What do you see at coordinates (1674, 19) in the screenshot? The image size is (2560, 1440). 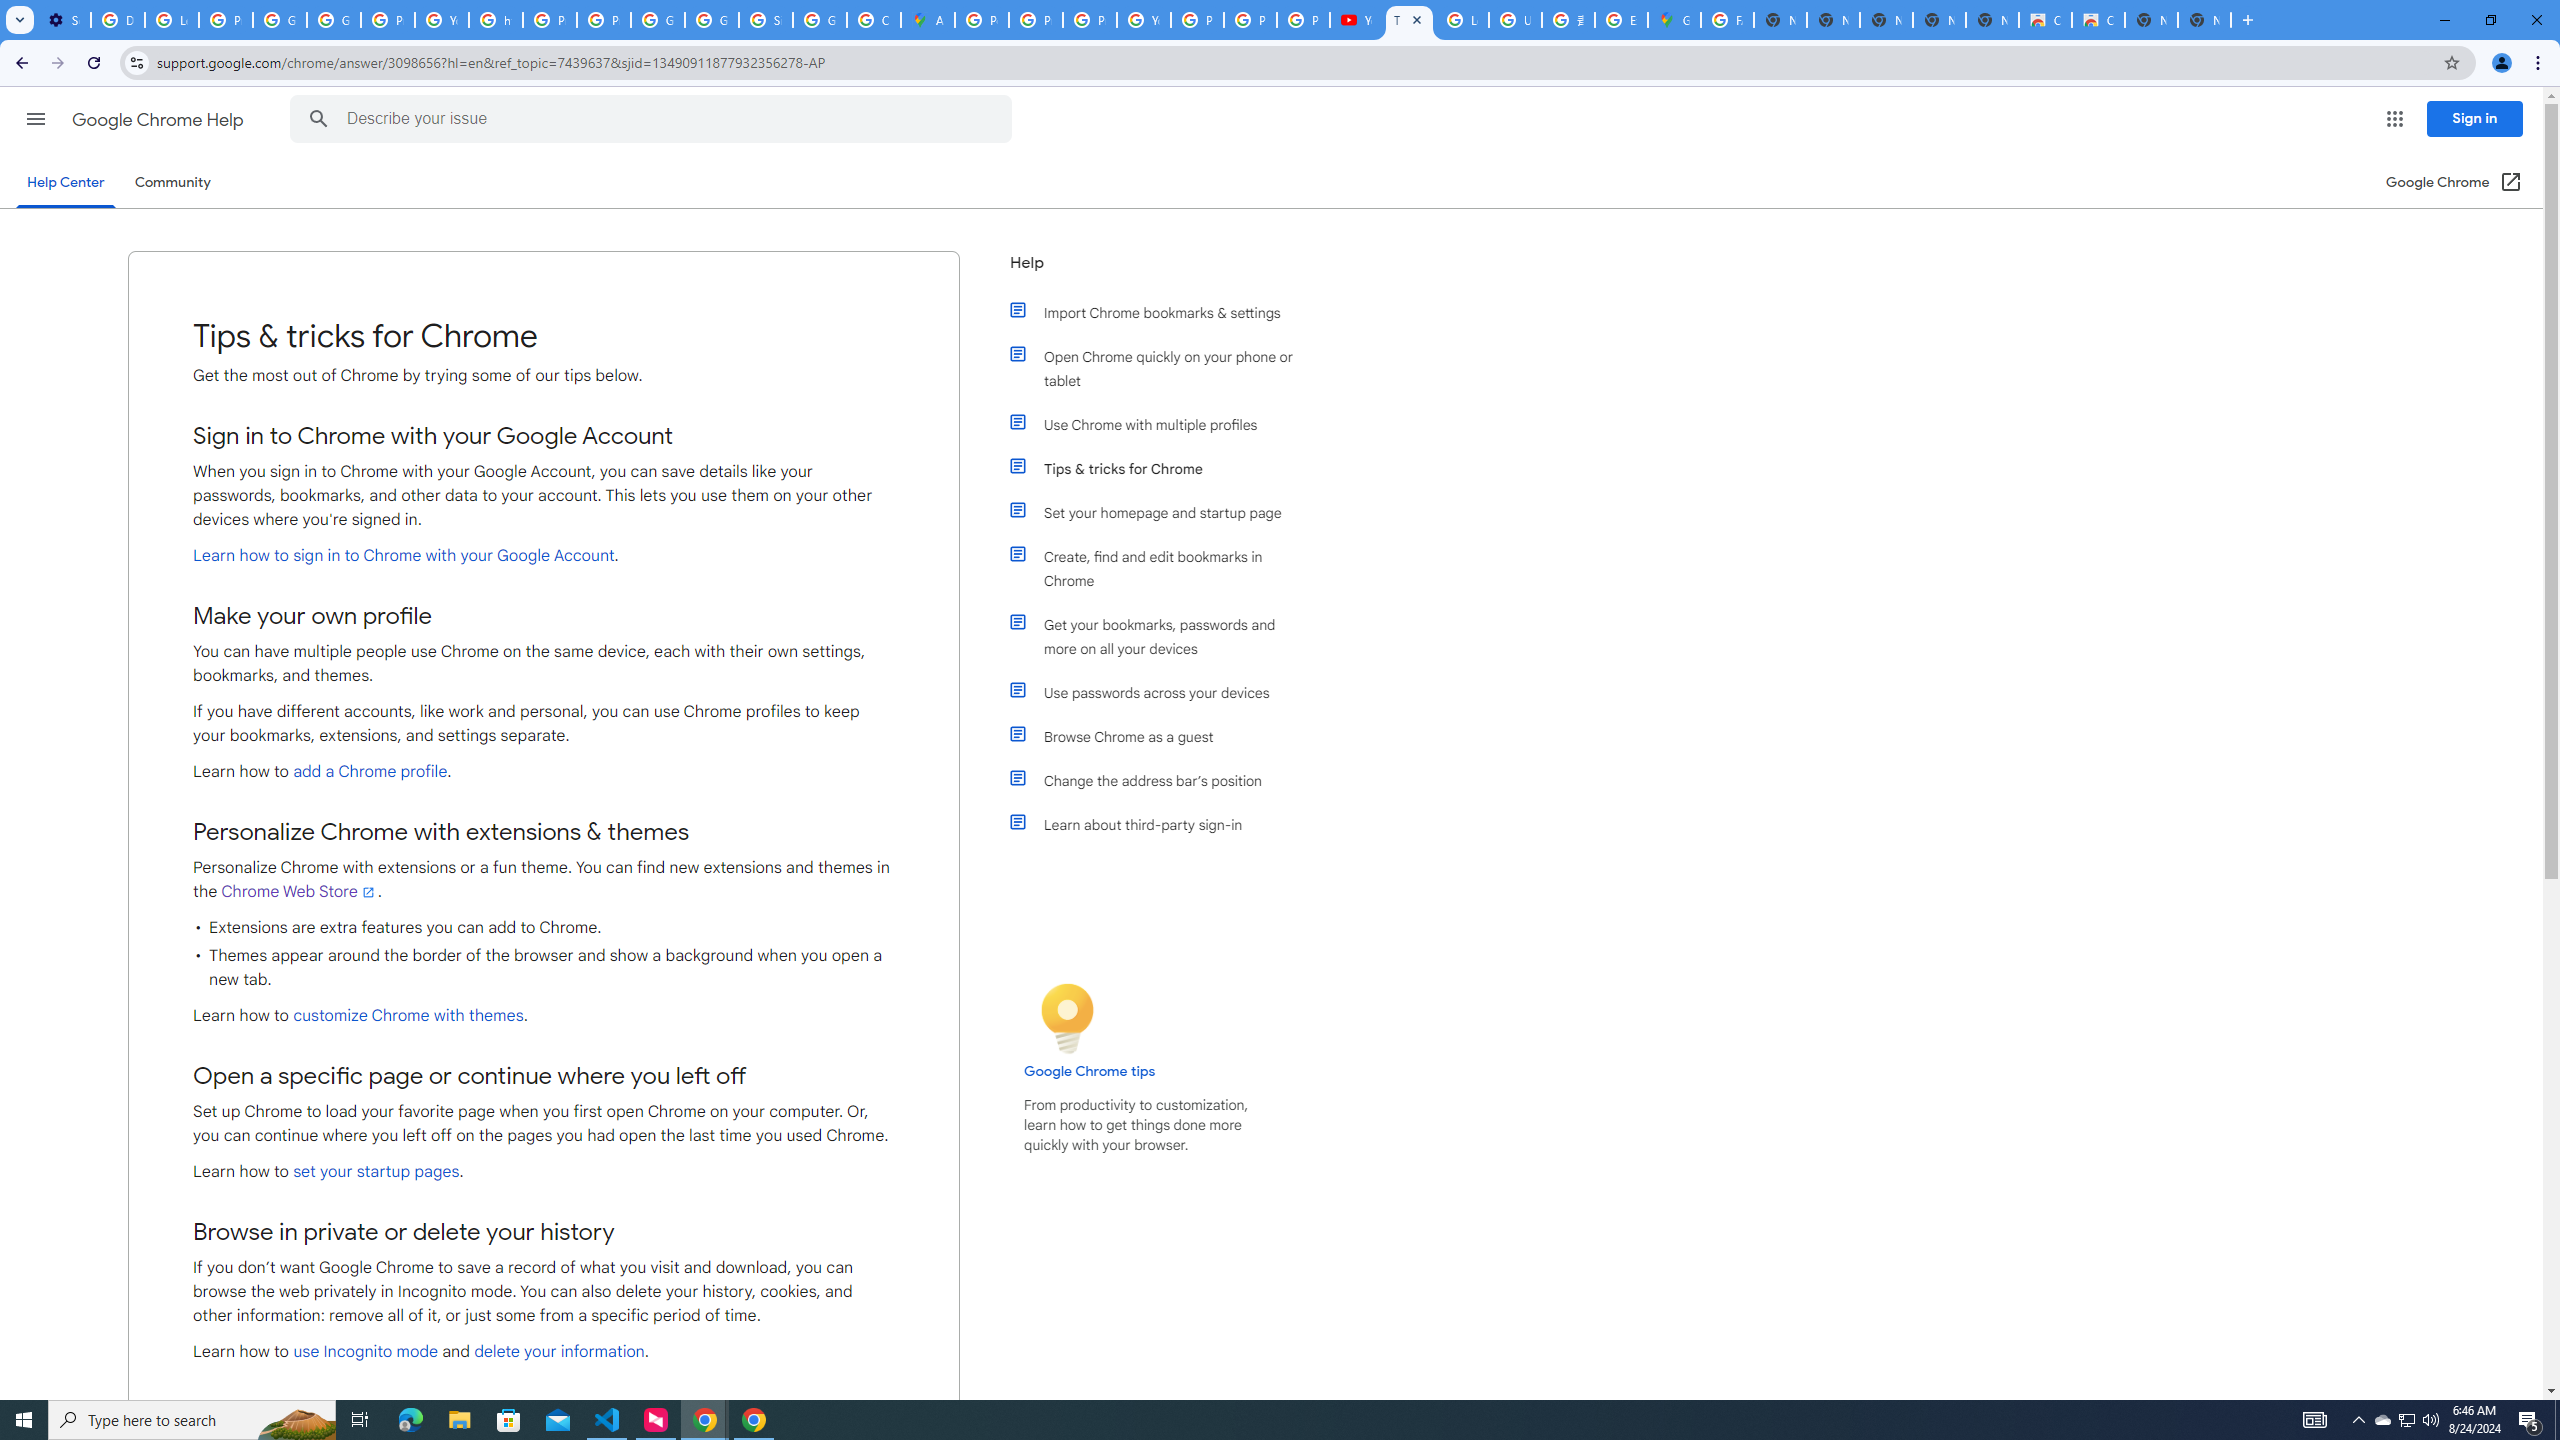 I see `'Google Maps'` at bounding box center [1674, 19].